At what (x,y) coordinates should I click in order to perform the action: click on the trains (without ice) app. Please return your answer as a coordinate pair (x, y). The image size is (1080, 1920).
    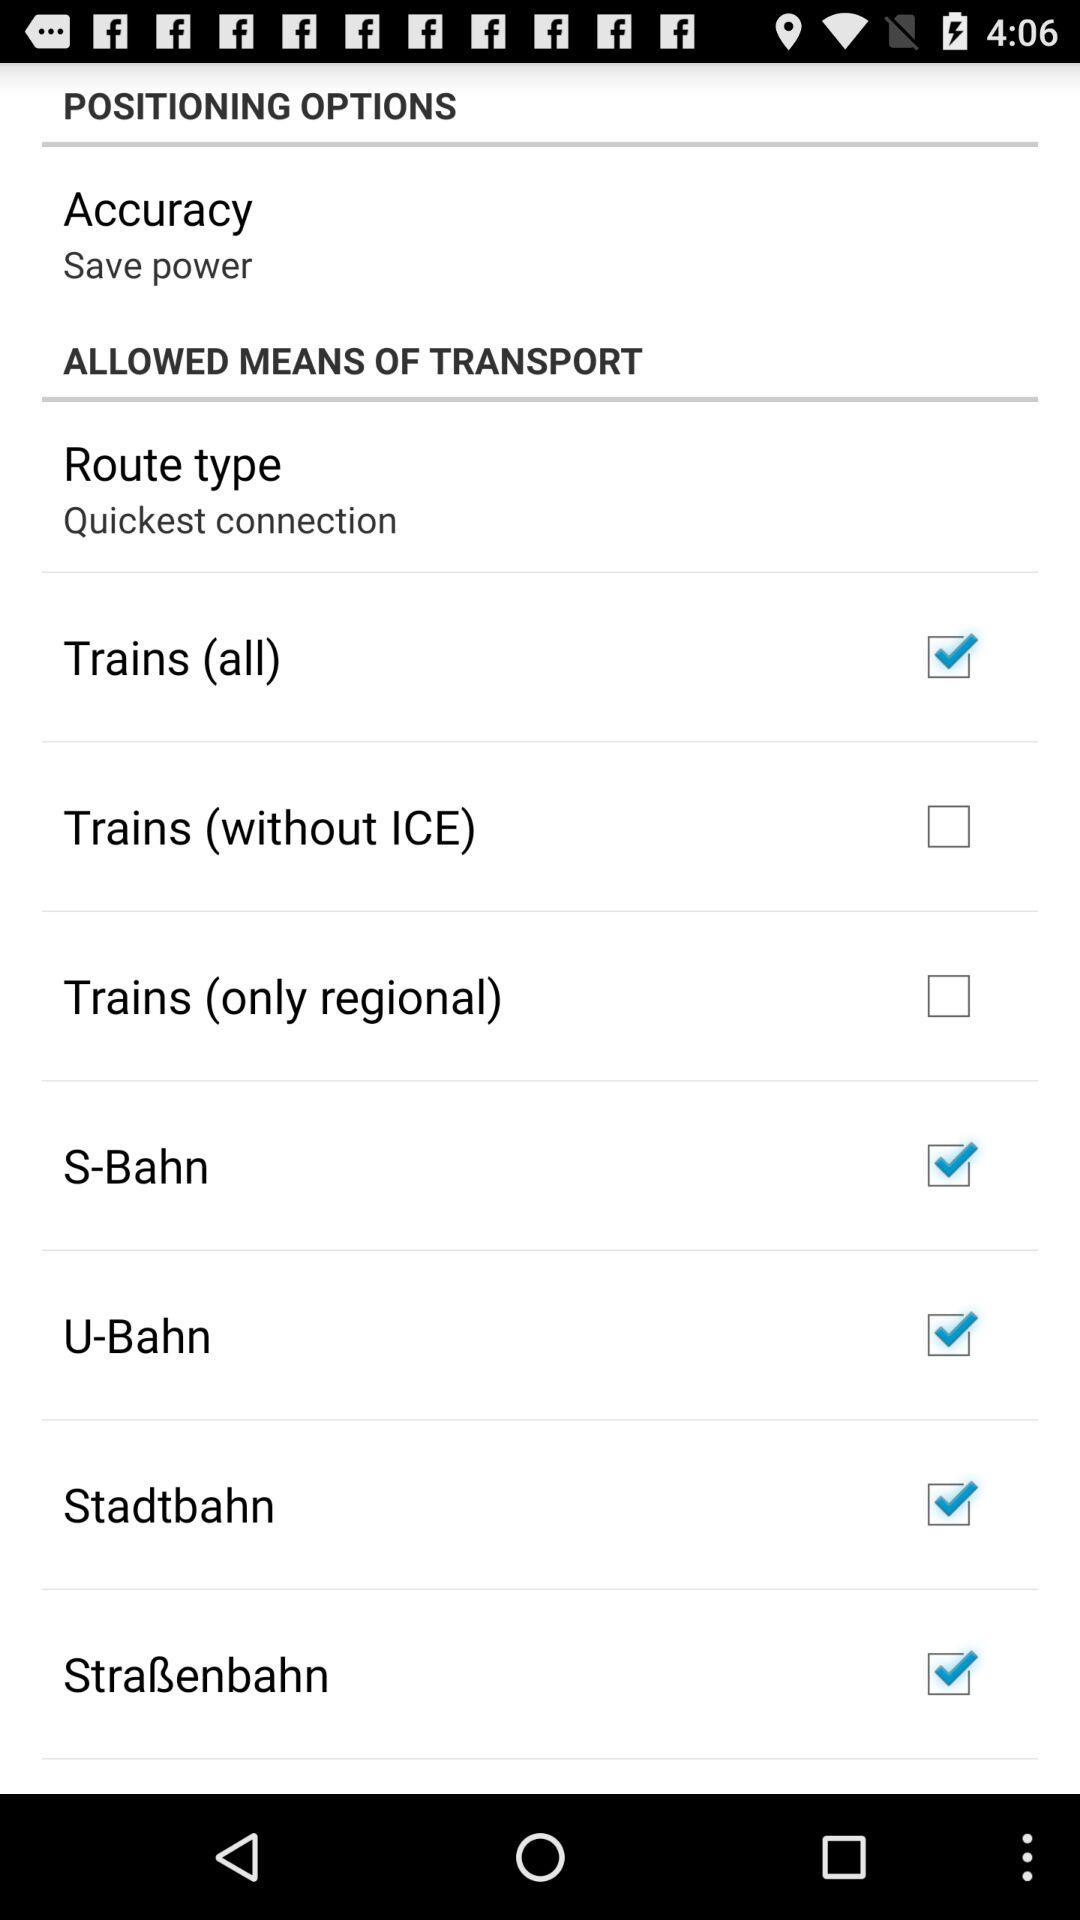
    Looking at the image, I should click on (270, 826).